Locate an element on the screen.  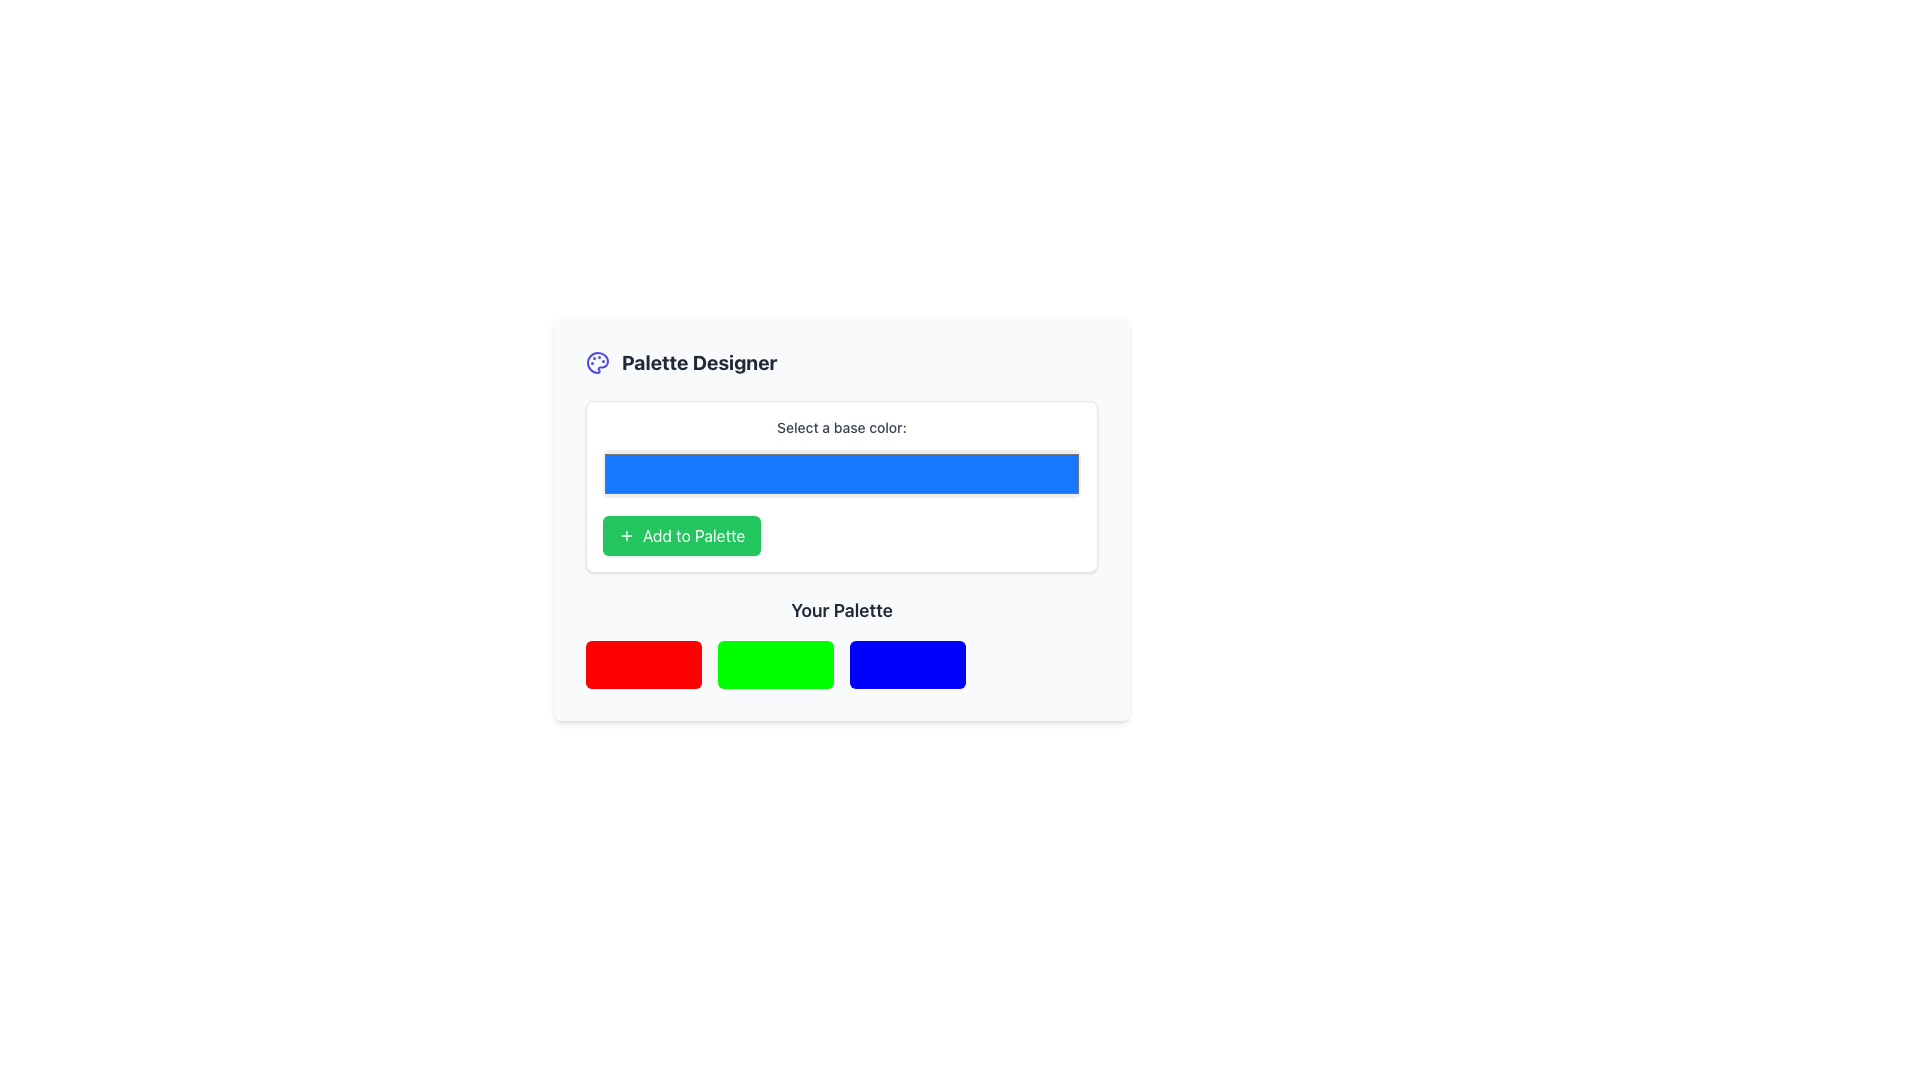
the solid blue colored box is located at coordinates (906, 664).